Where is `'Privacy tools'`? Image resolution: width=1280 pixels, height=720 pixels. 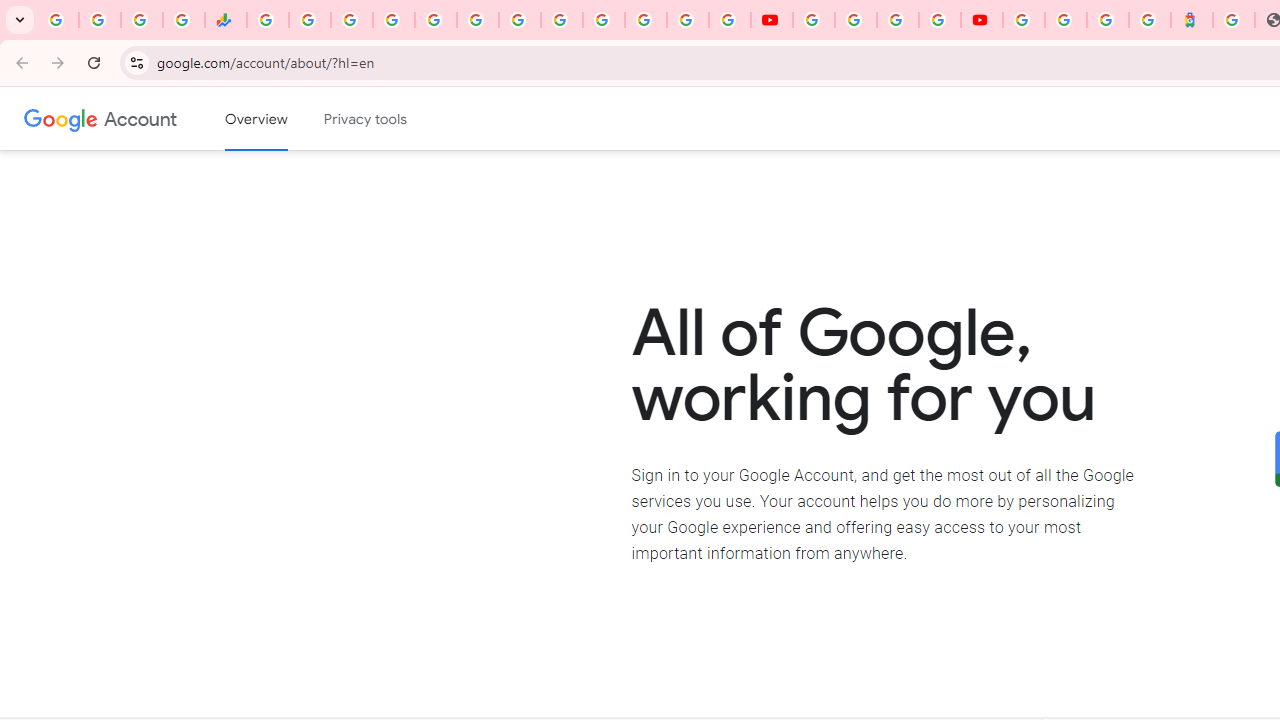 'Privacy tools' is located at coordinates (366, 119).